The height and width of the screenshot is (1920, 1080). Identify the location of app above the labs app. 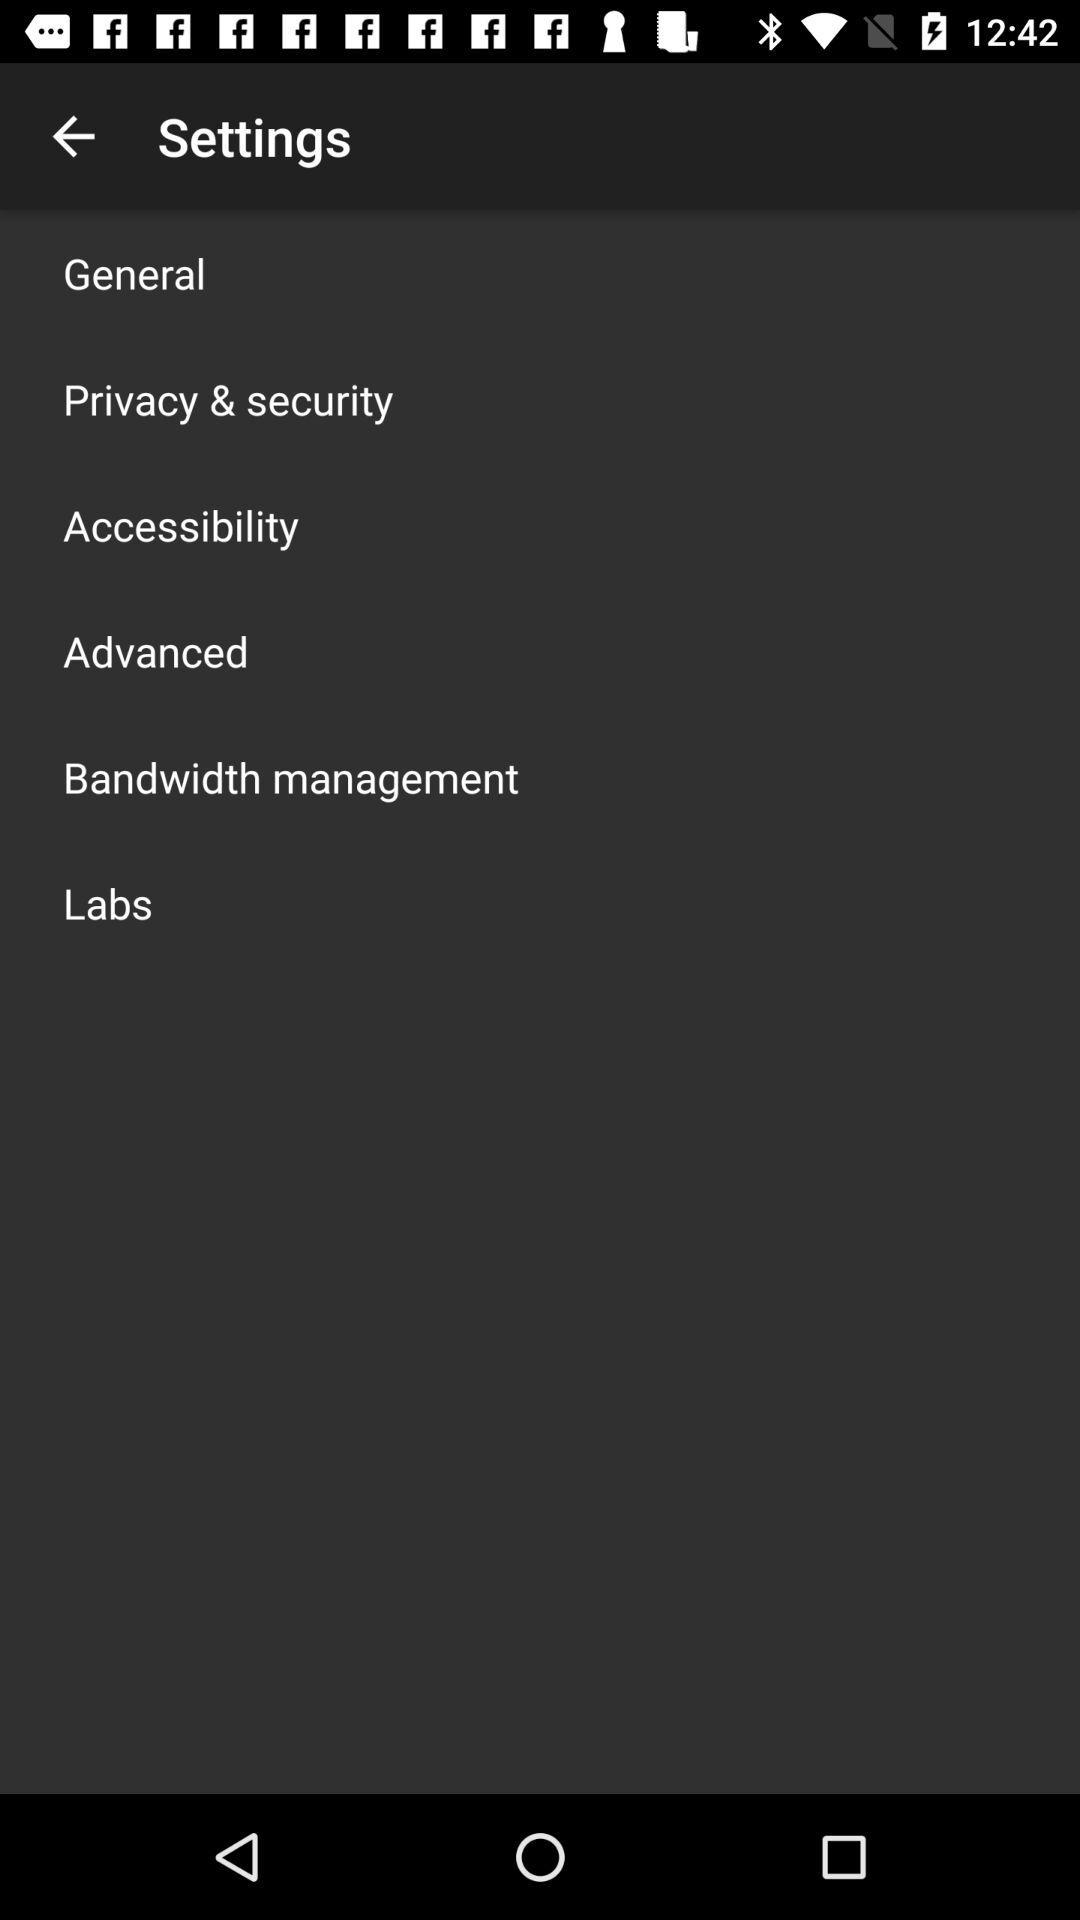
(290, 776).